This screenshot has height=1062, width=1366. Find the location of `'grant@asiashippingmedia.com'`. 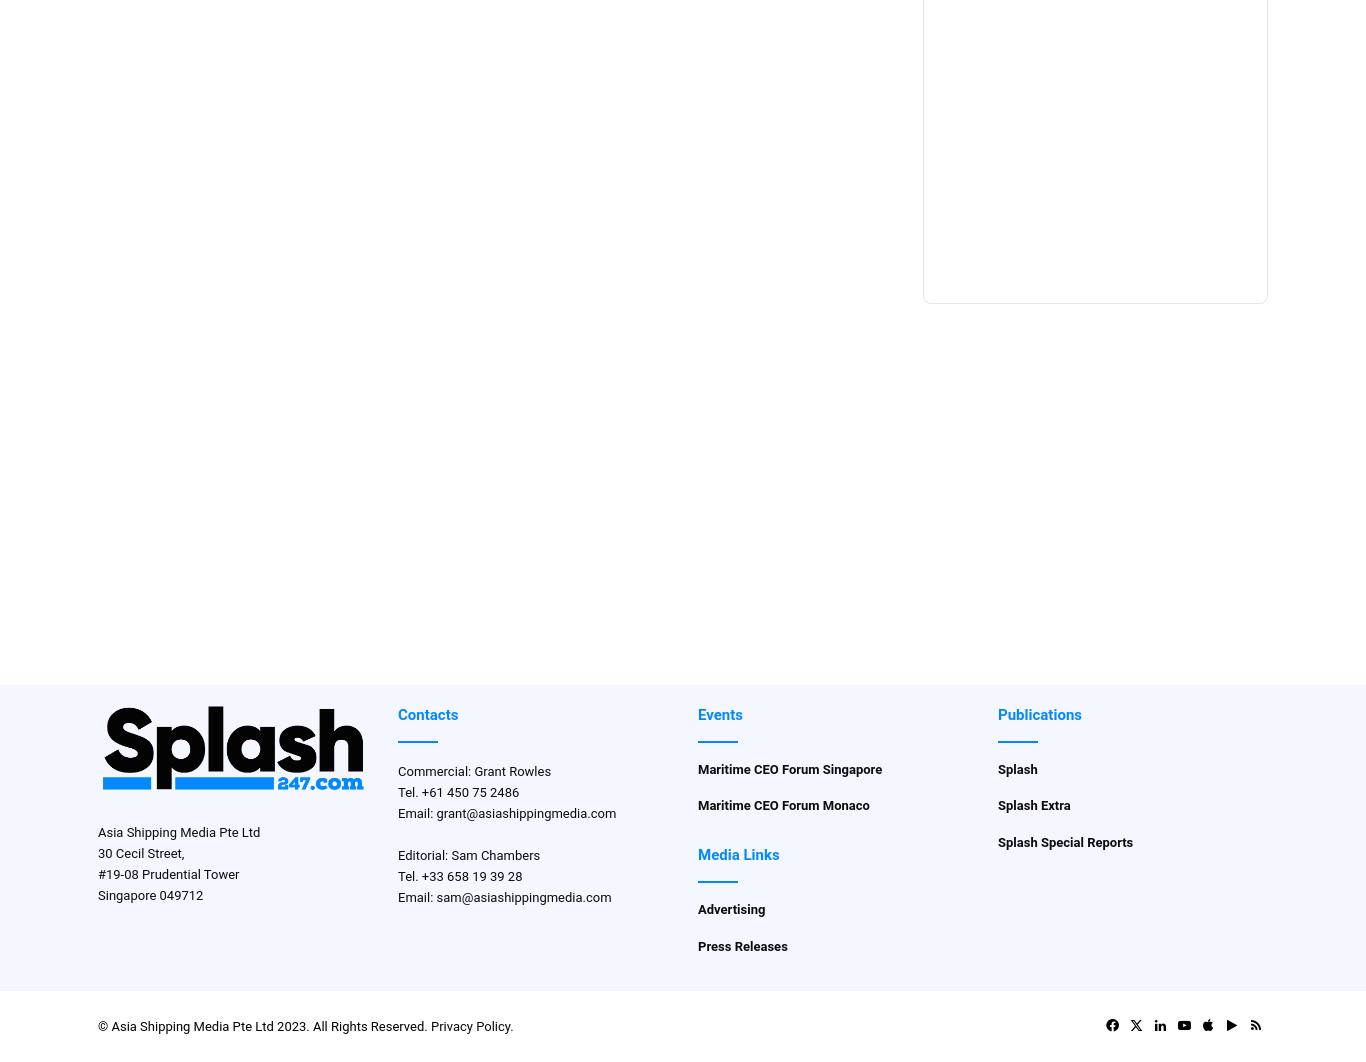

'grant@asiashippingmedia.com' is located at coordinates (526, 811).